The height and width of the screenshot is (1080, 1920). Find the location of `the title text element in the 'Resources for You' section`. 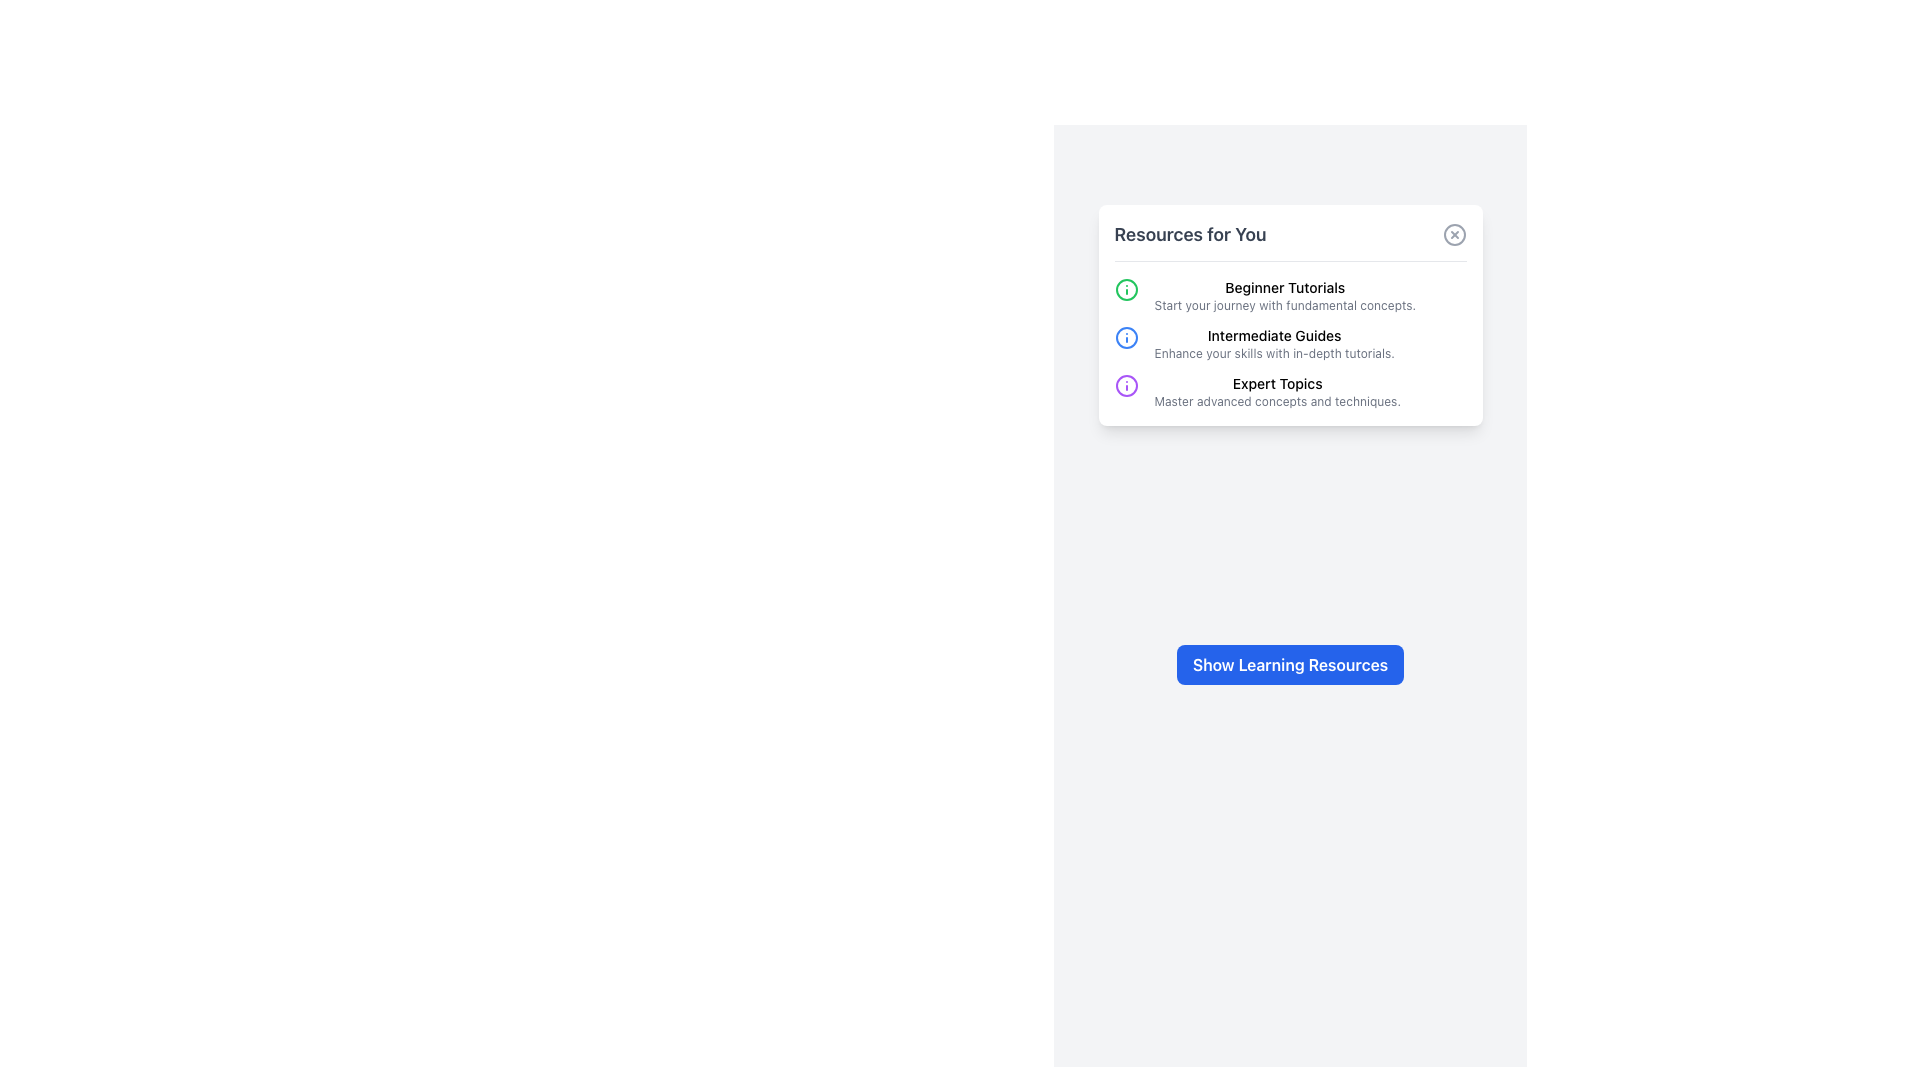

the title text element in the 'Resources for You' section is located at coordinates (1273, 334).